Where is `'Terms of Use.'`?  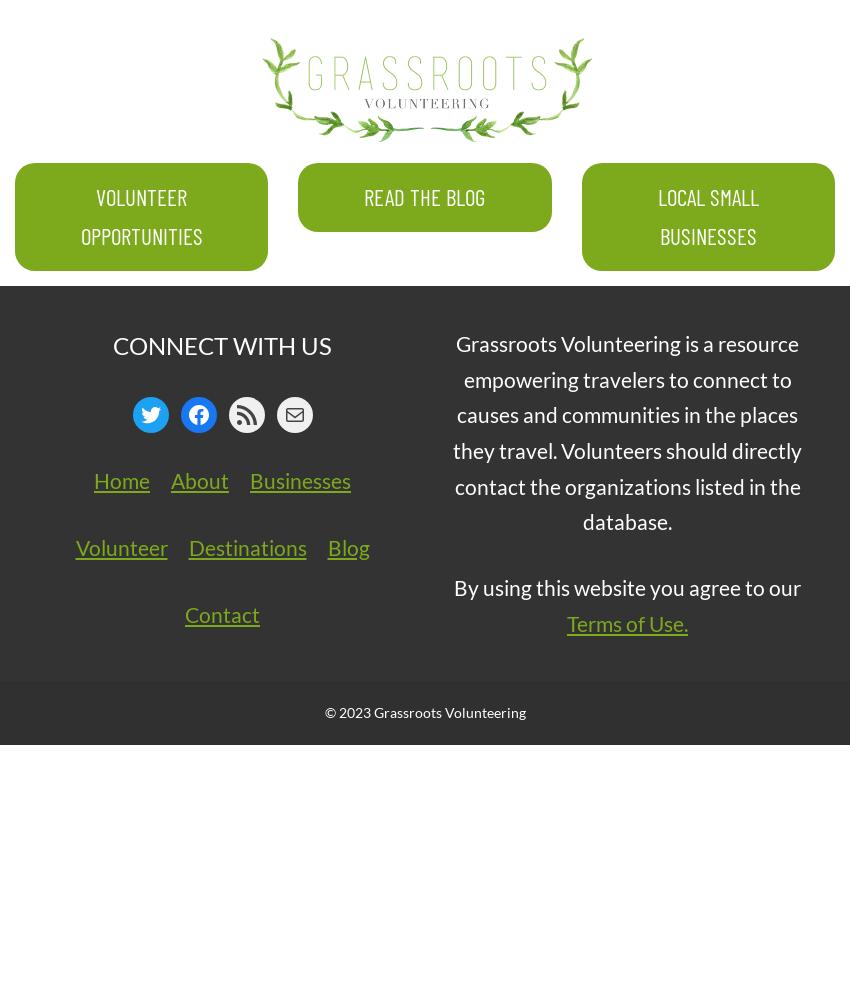
'Terms of Use.' is located at coordinates (626, 621).